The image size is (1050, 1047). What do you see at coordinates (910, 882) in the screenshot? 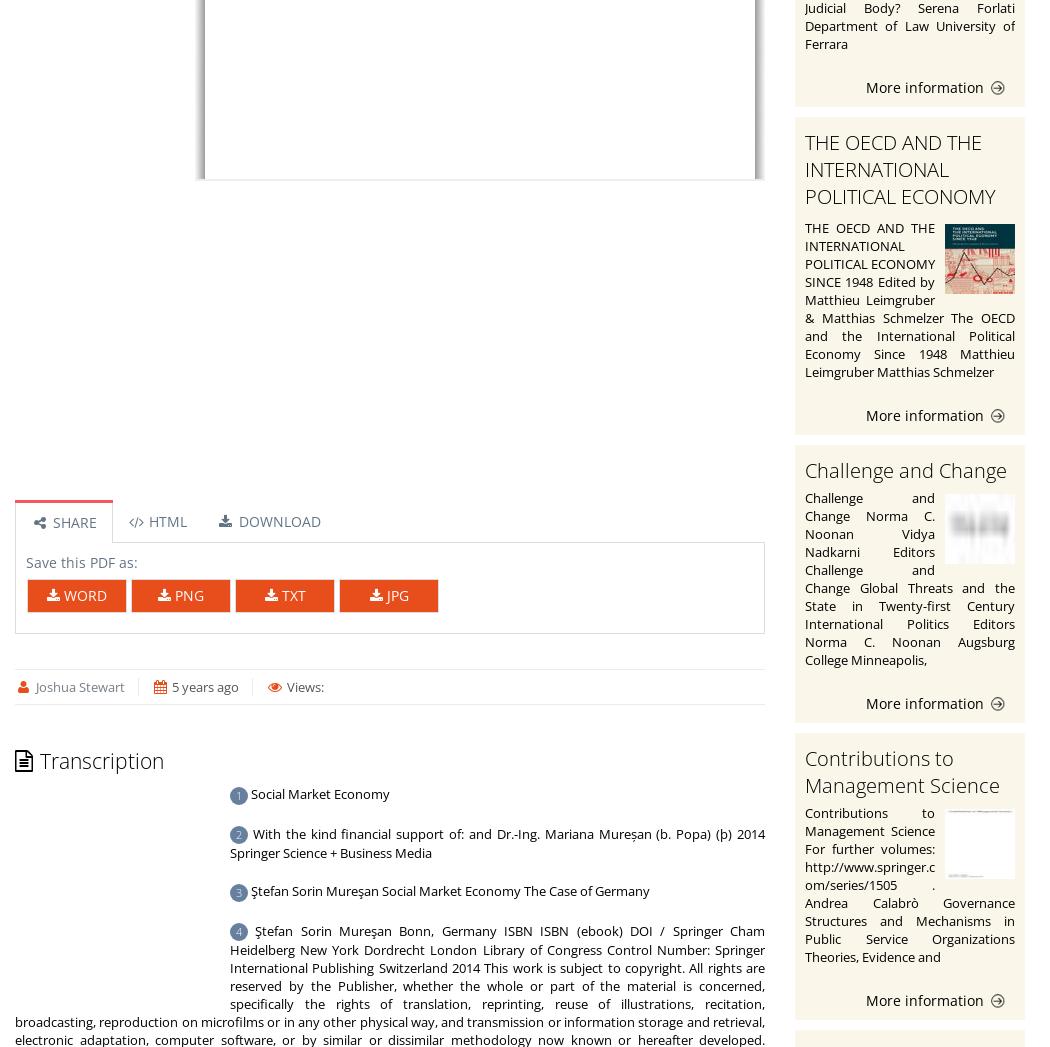
I see `'Contributions to Management Science For further volumes: http://www.springer.com/series/1505 . Andrea Calabrò Governance Structures and Mechanisms in Public Service Organizations Theories, Evidence and'` at bounding box center [910, 882].